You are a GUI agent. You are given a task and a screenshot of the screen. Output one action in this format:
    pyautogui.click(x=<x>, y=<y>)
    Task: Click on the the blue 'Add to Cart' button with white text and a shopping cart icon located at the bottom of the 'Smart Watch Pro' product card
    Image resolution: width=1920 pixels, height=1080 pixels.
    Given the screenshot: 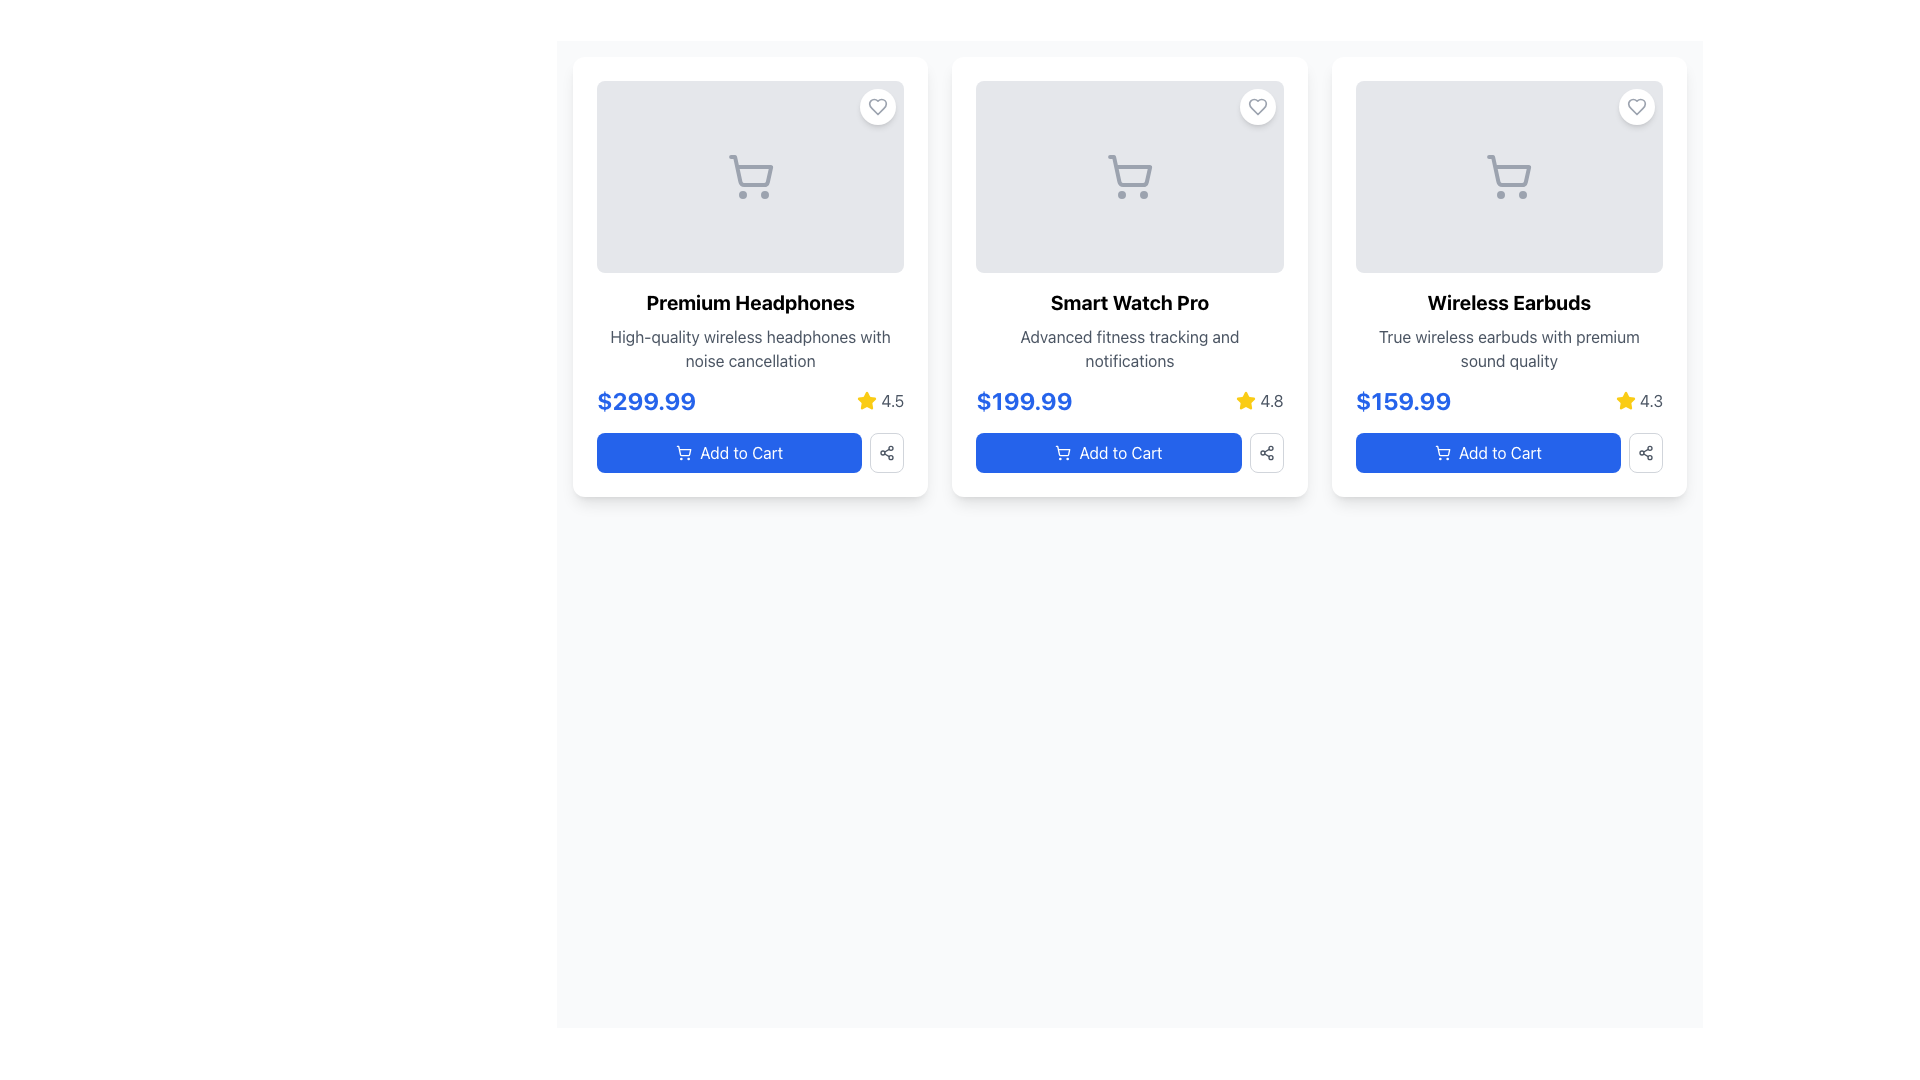 What is the action you would take?
    pyautogui.click(x=1107, y=452)
    